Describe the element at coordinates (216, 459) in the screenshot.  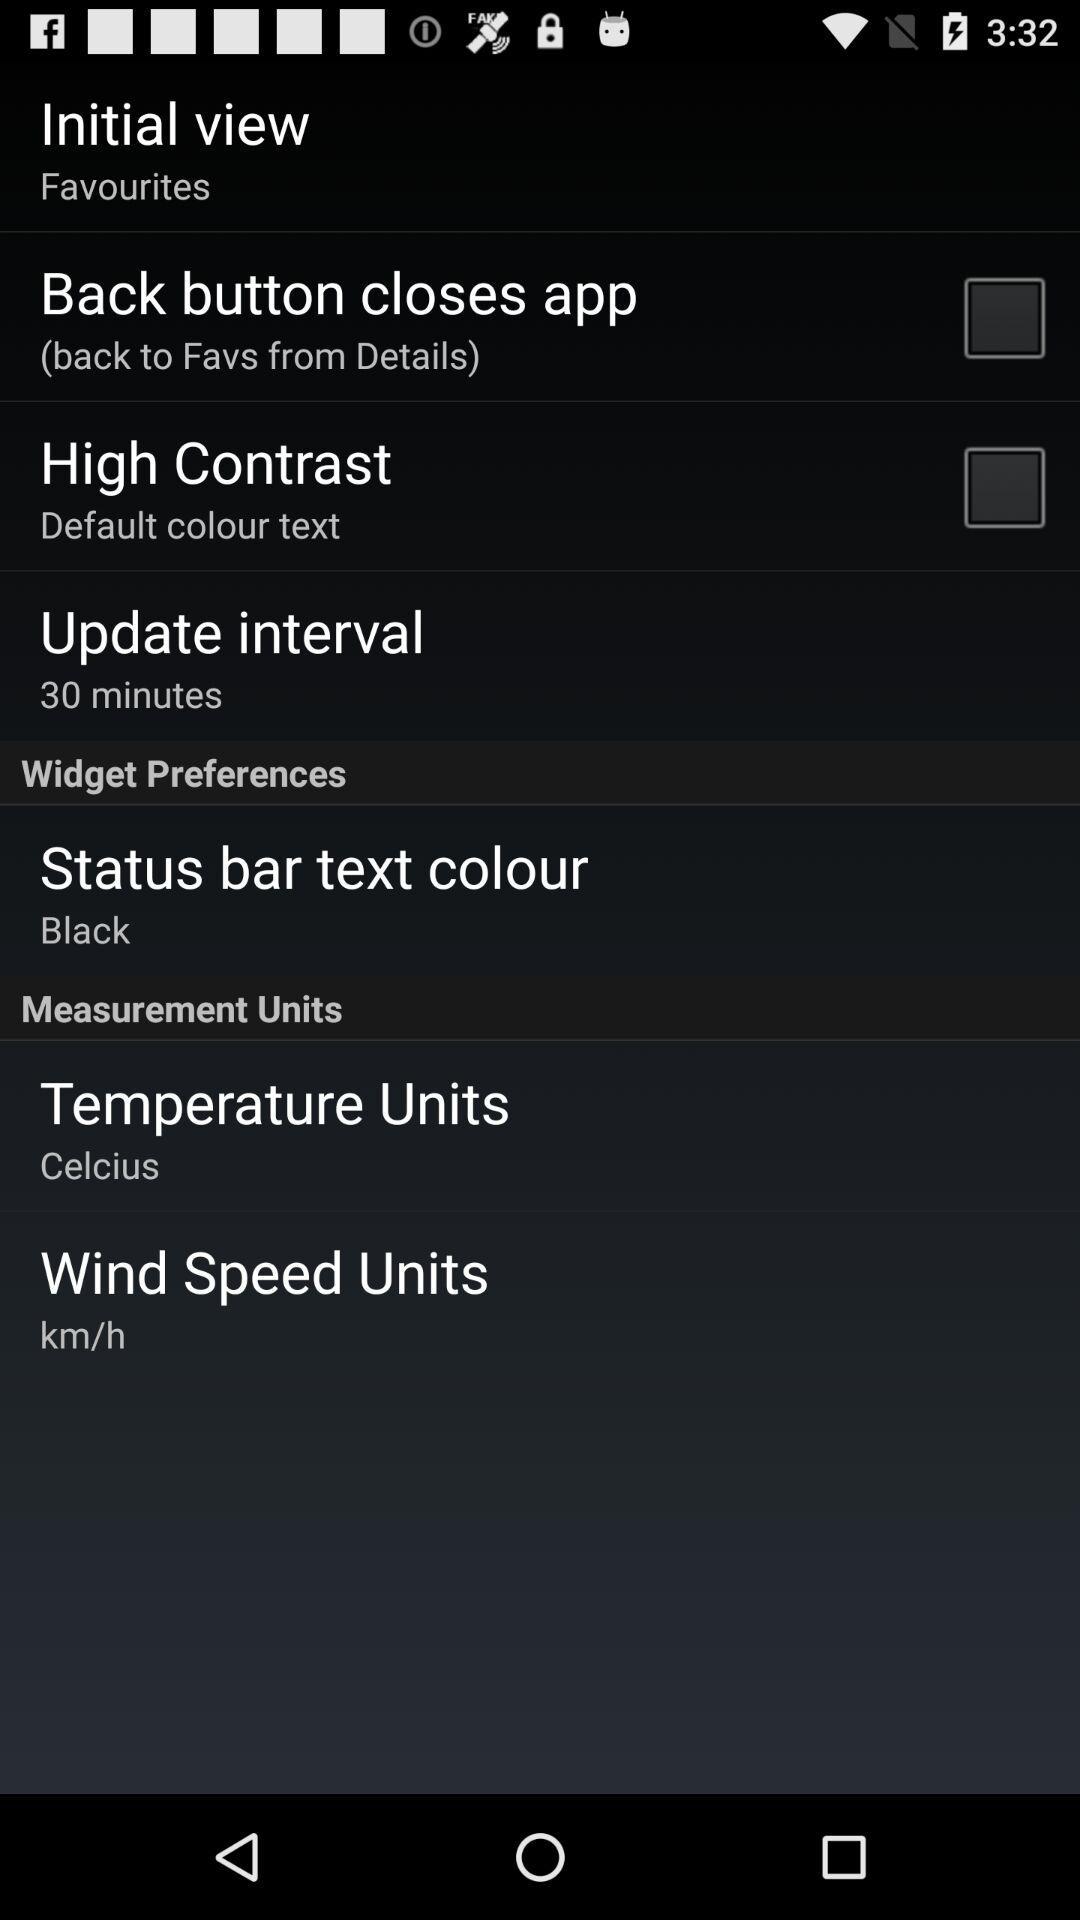
I see `the item above default colour text item` at that location.